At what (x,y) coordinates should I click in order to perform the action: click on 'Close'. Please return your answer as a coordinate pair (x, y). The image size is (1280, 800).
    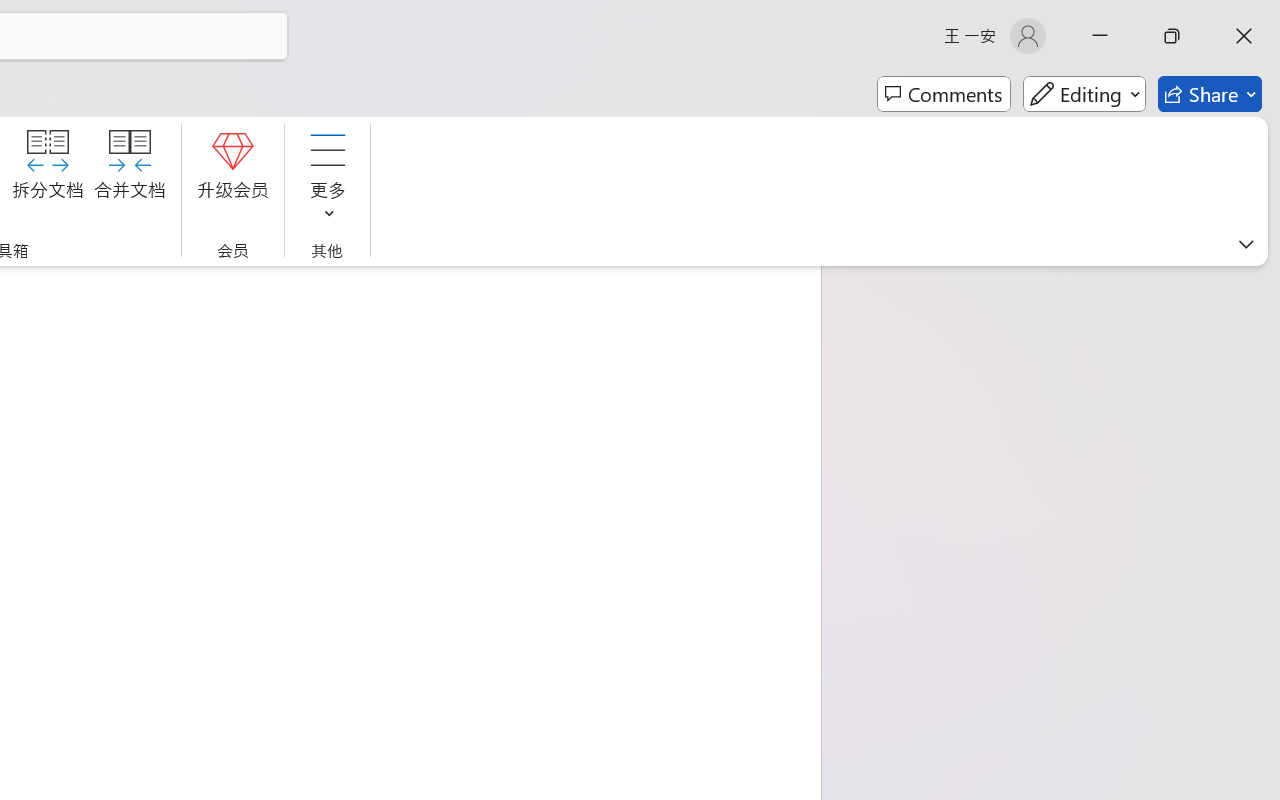
    Looking at the image, I should click on (1243, 35).